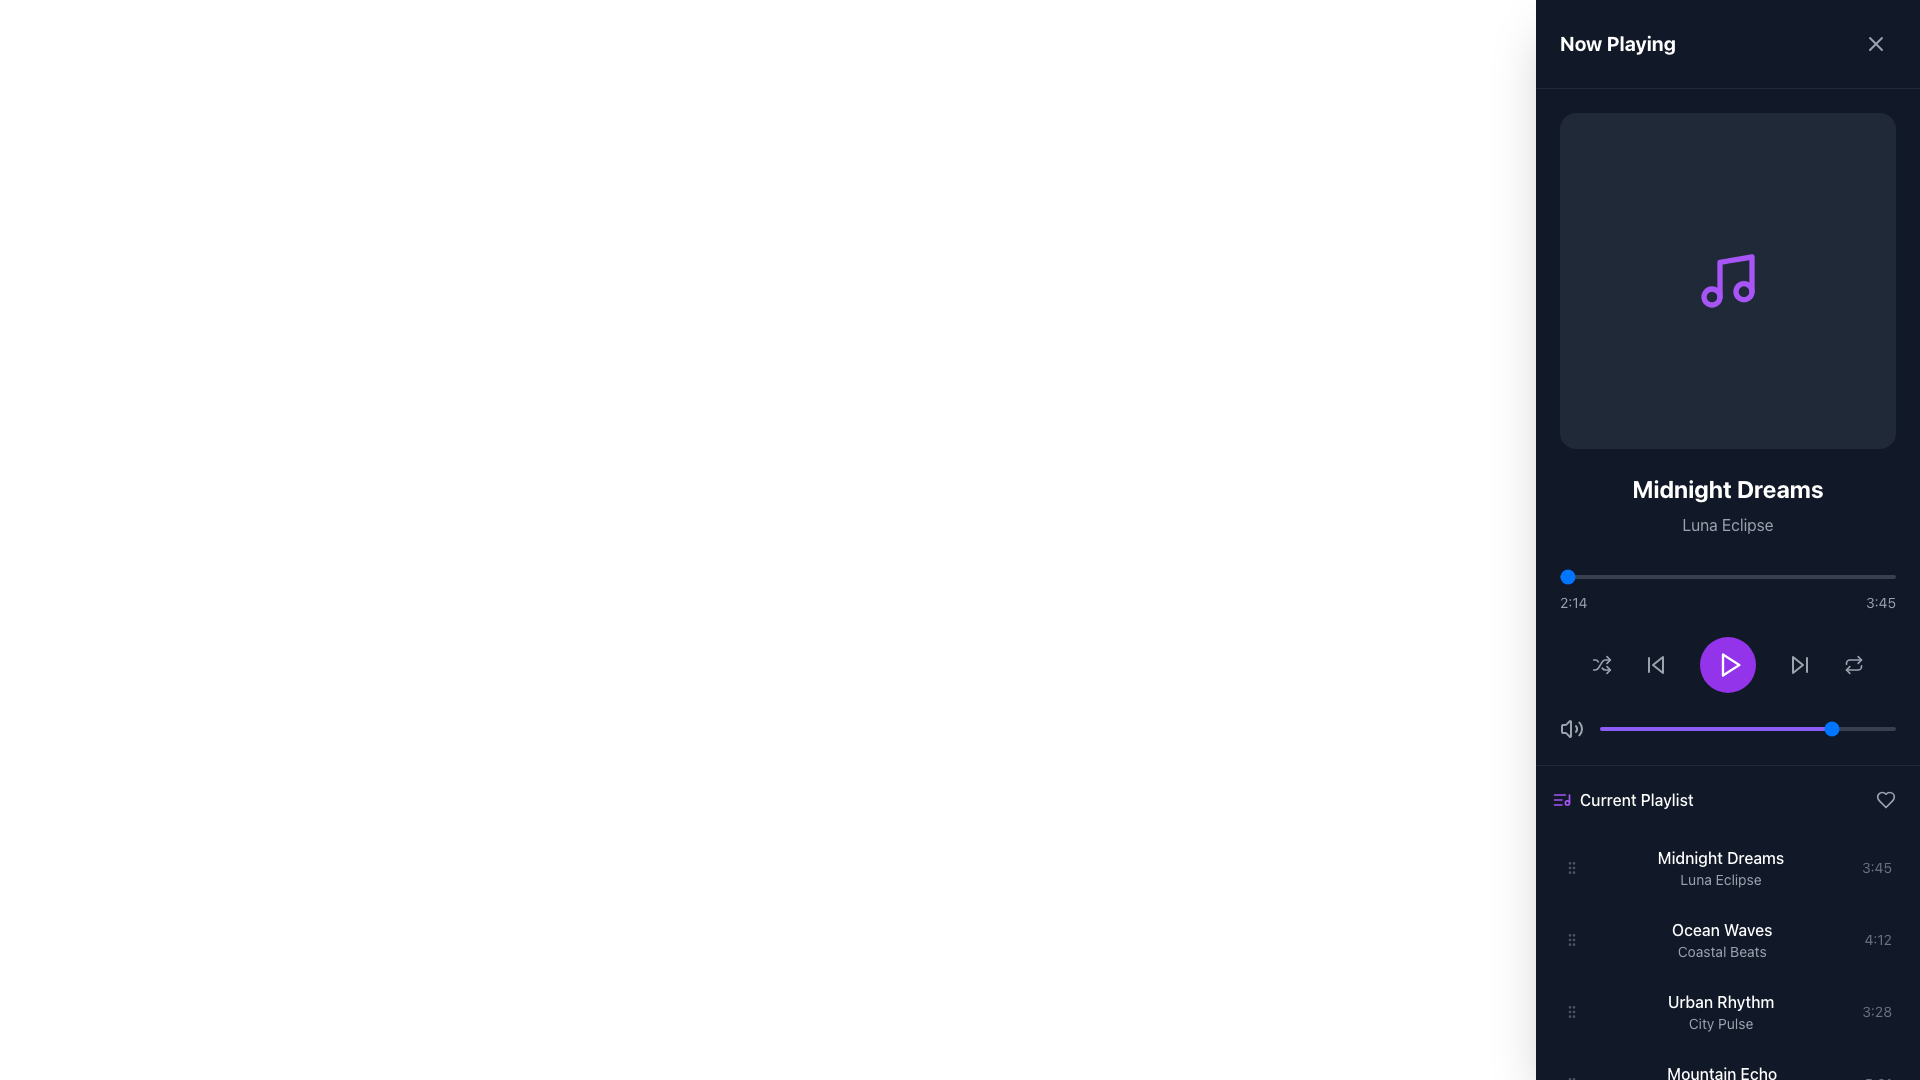 This screenshot has height=1080, width=1920. Describe the element at coordinates (1656, 664) in the screenshot. I see `the Playback control button, the second button from the left in the row of playback controls, to change its color` at that location.